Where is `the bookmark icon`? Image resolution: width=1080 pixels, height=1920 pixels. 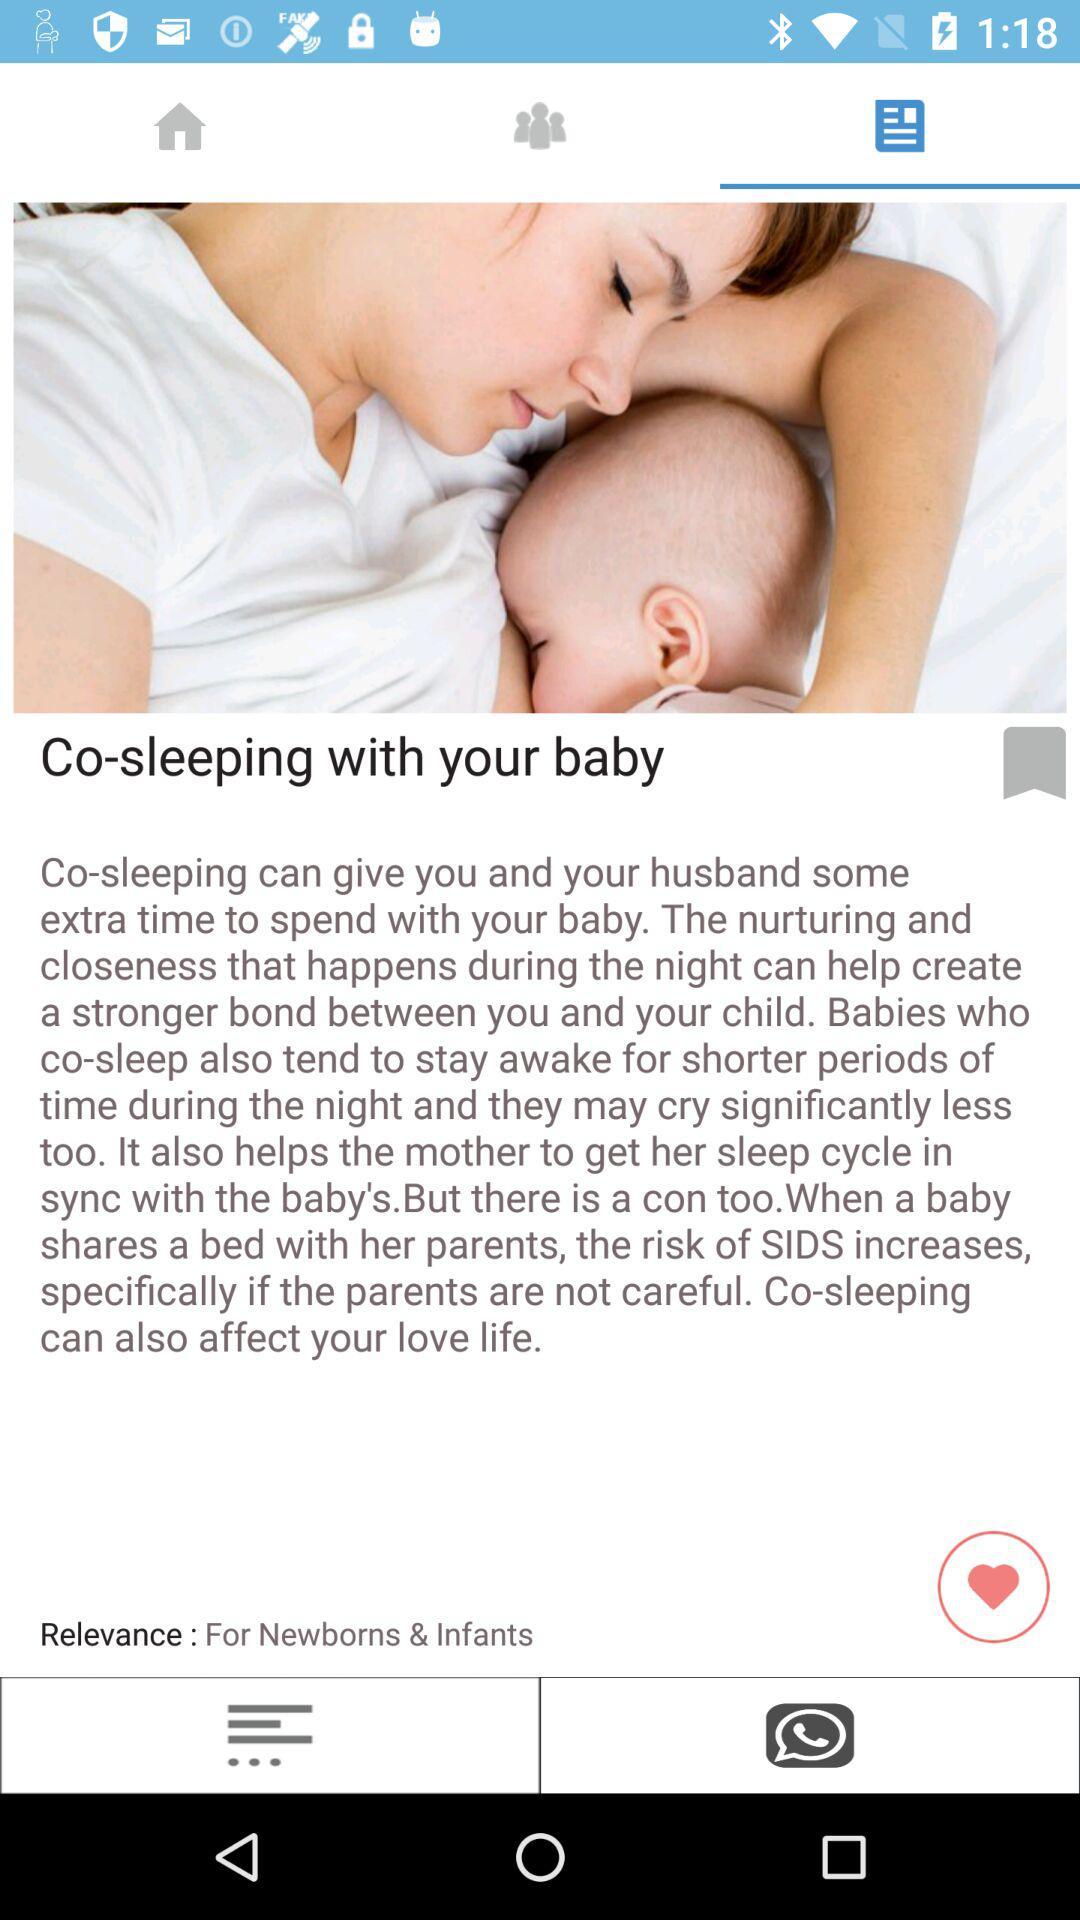 the bookmark icon is located at coordinates (1034, 762).